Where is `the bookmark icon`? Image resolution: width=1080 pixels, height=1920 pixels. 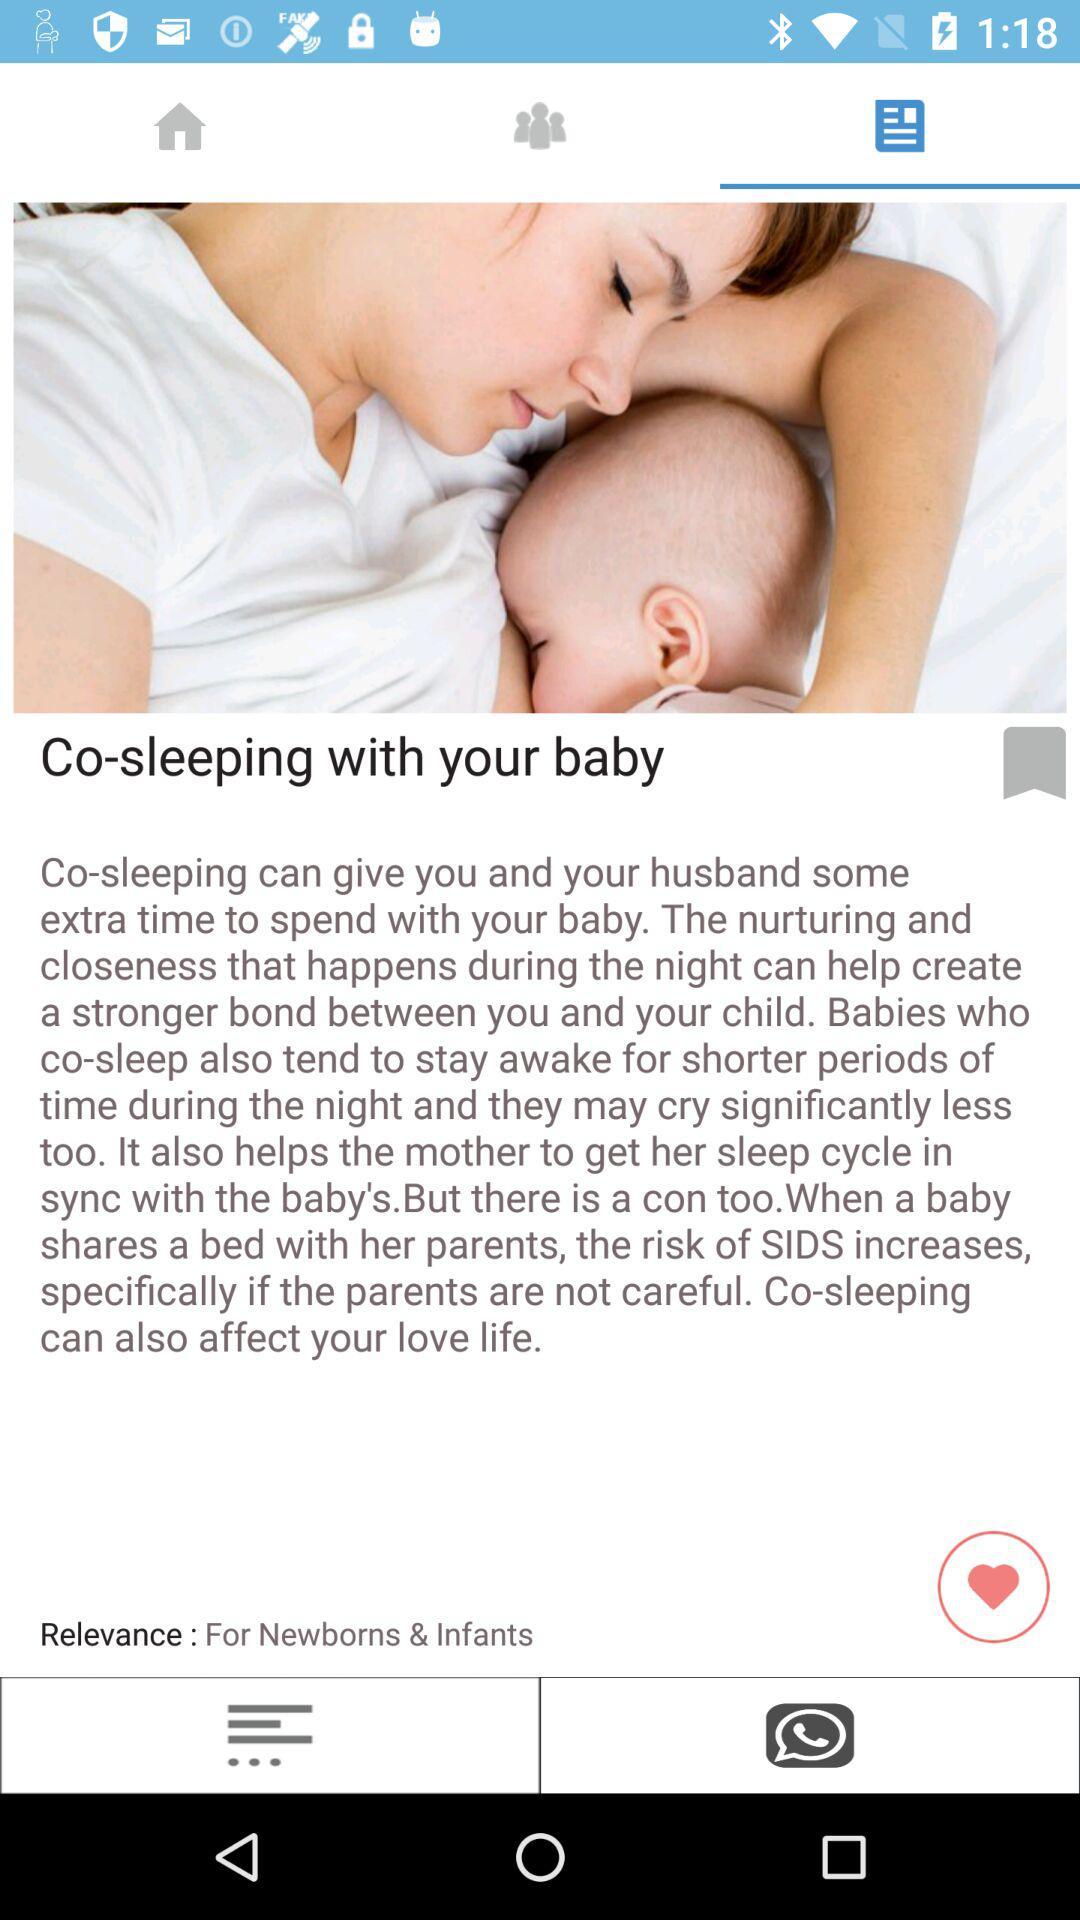 the bookmark icon is located at coordinates (1034, 762).